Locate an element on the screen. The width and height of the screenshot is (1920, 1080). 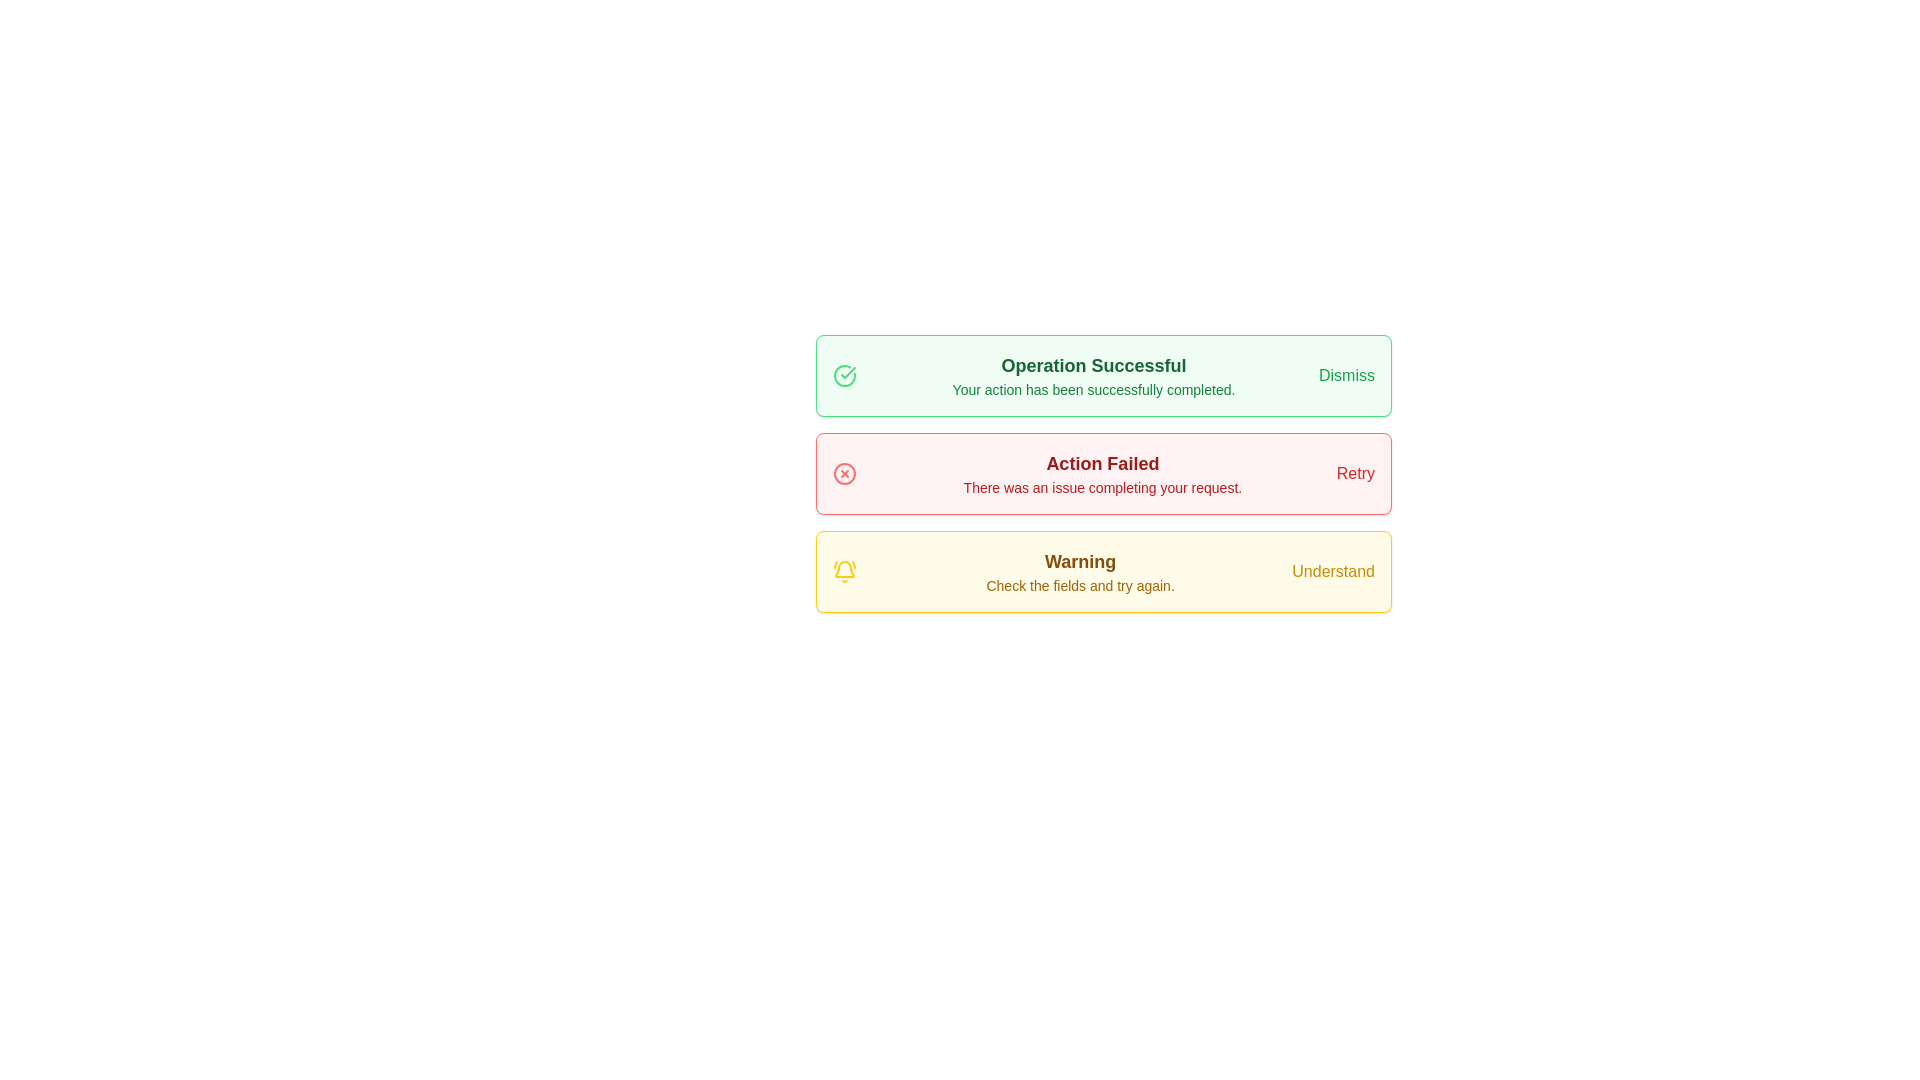
the Notification banner that prompts the user to acknowledge a warning message, located below the 'Action Failed' notification is located at coordinates (1103, 571).